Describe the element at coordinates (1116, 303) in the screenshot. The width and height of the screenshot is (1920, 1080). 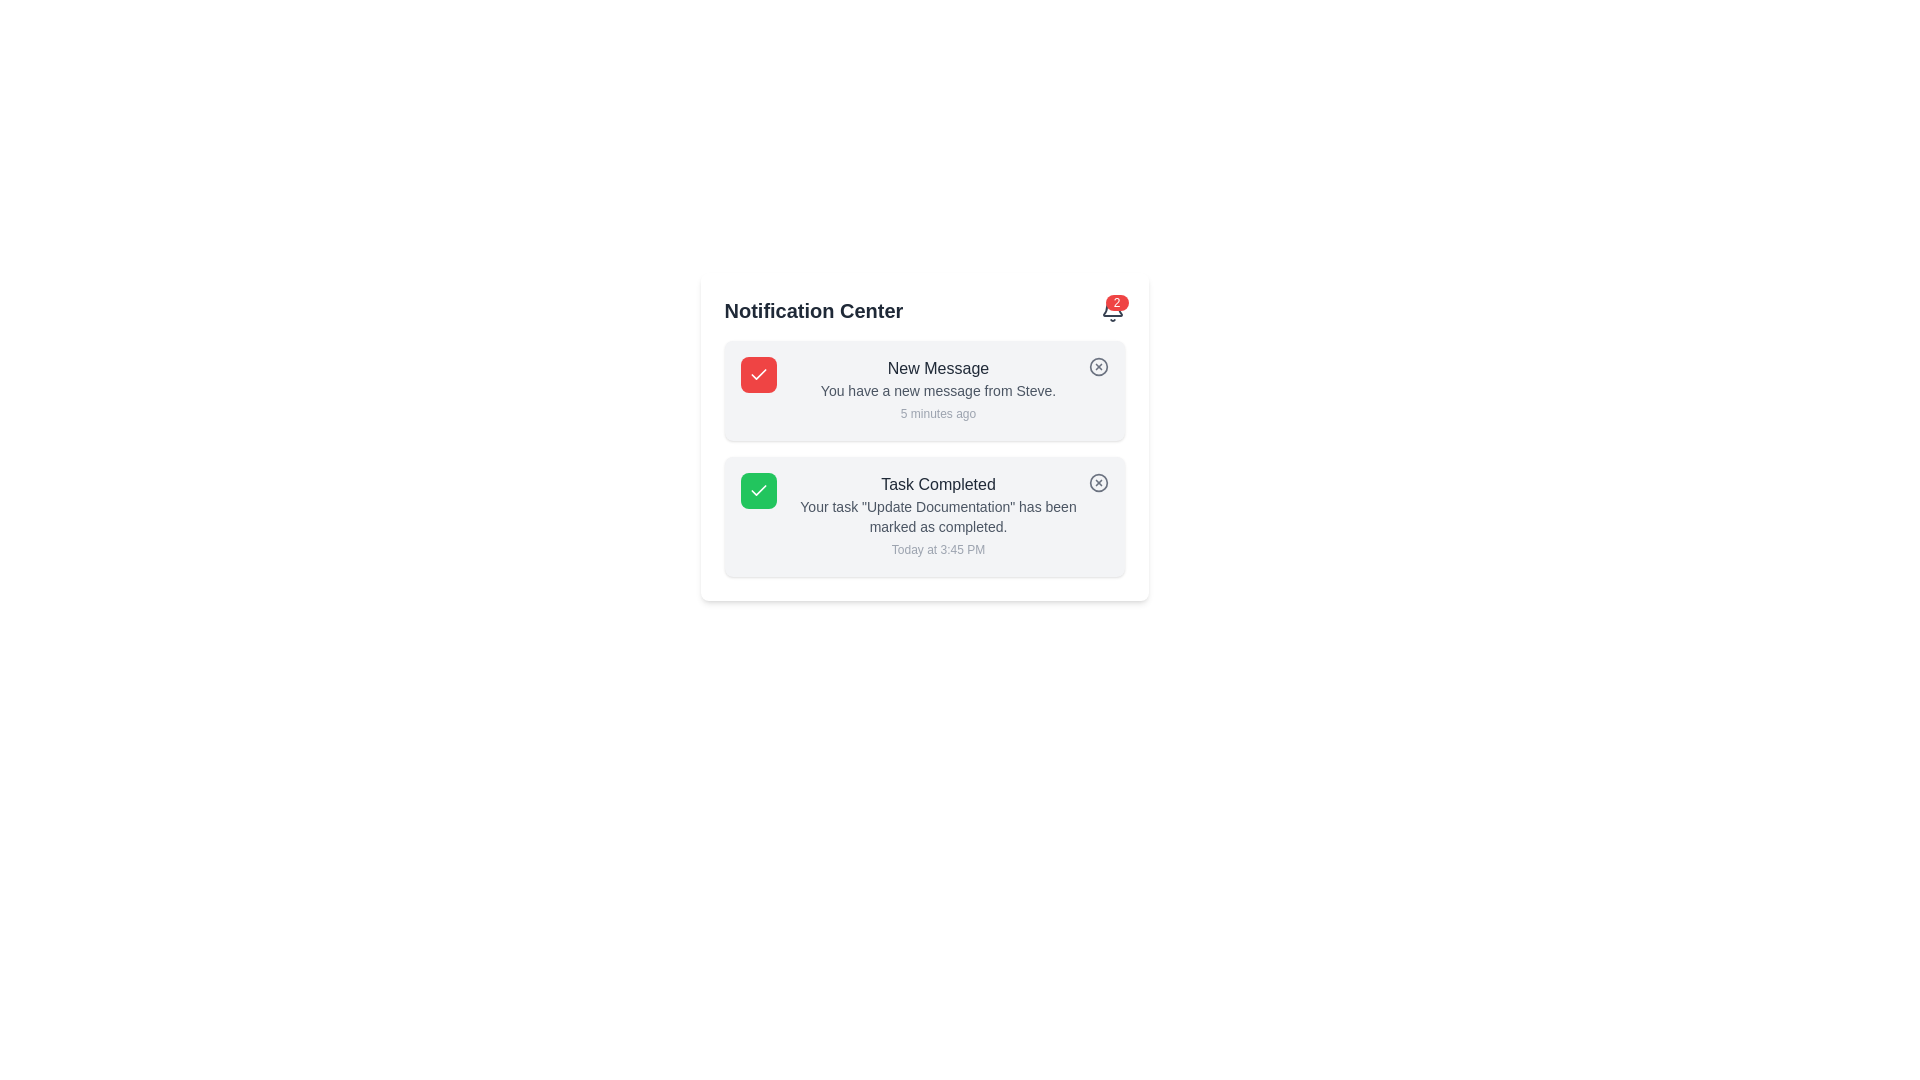
I see `the Notification badge that displays the count of unread notifications, located at the top-right corner of the notification bell icon` at that location.